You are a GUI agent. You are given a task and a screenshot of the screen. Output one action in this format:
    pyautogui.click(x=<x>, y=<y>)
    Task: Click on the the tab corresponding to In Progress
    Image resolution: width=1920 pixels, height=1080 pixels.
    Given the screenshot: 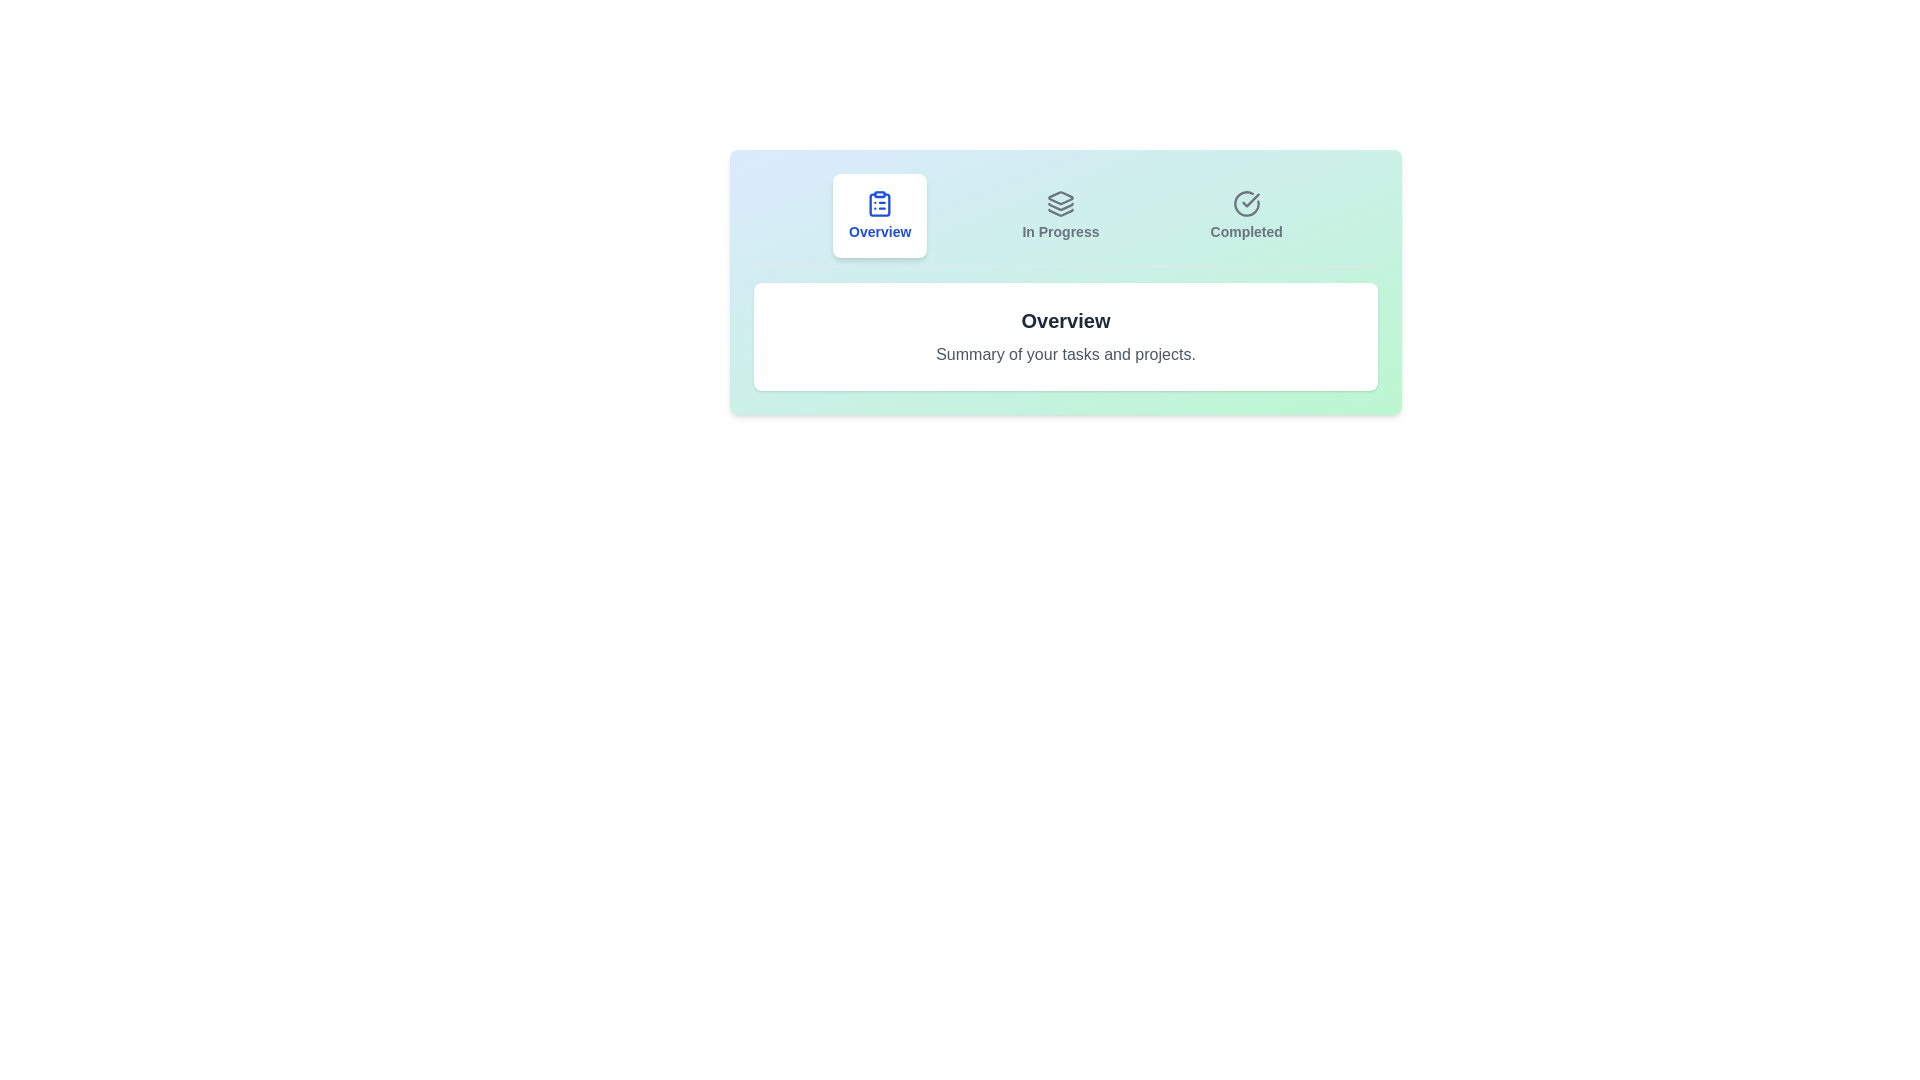 What is the action you would take?
    pyautogui.click(x=1059, y=216)
    